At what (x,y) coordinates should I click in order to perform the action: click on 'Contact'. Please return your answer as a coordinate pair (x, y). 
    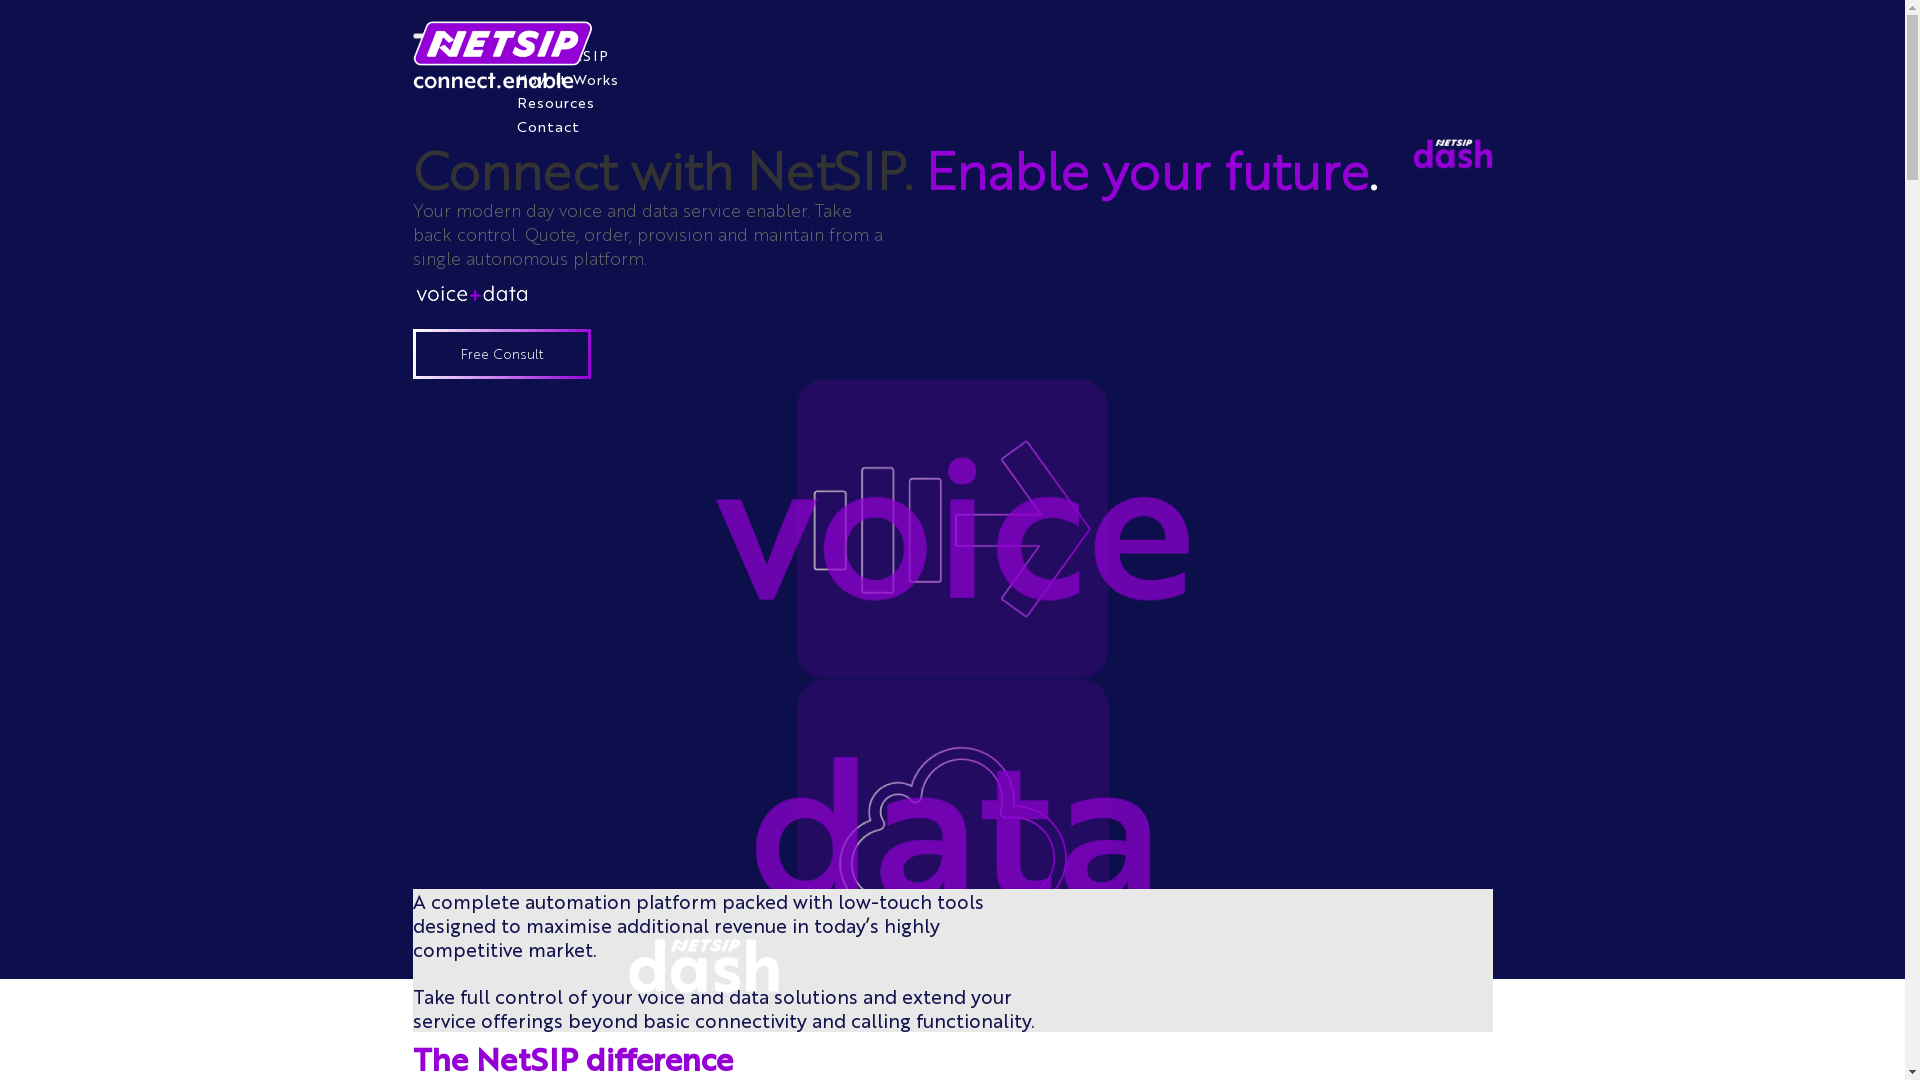
    Looking at the image, I should click on (547, 126).